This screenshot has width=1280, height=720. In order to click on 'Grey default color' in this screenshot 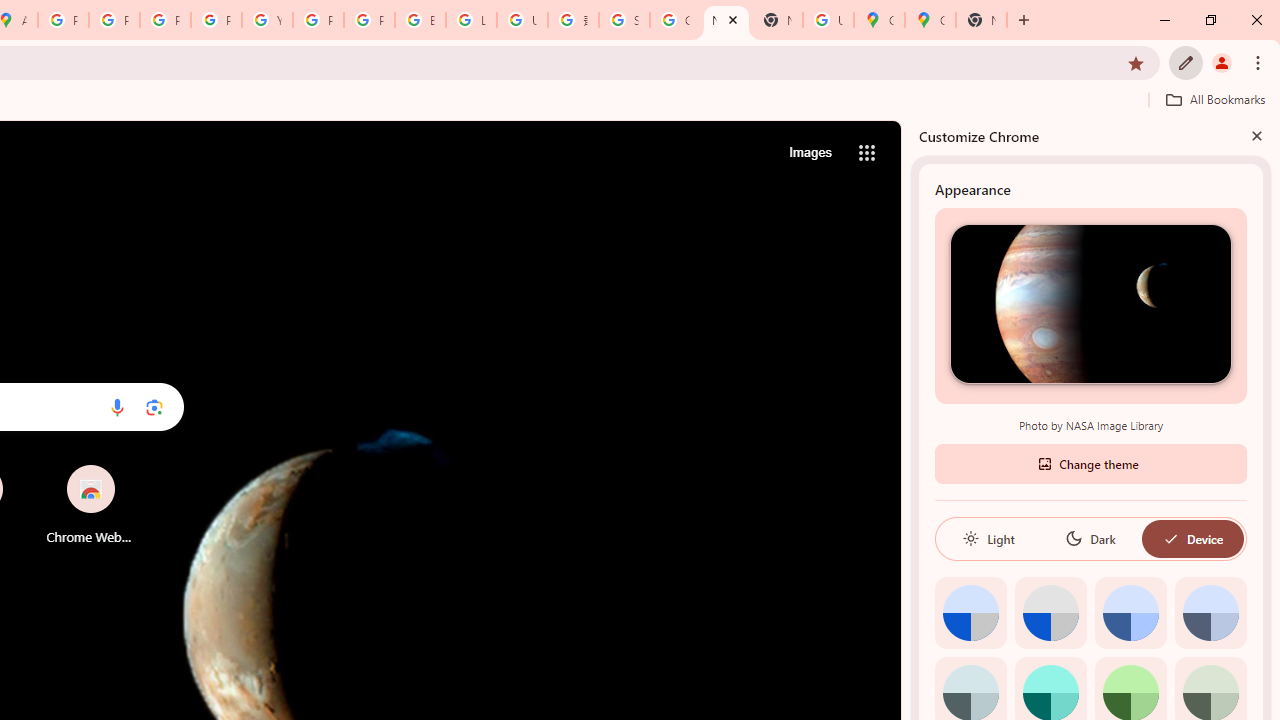, I will do `click(1049, 611)`.